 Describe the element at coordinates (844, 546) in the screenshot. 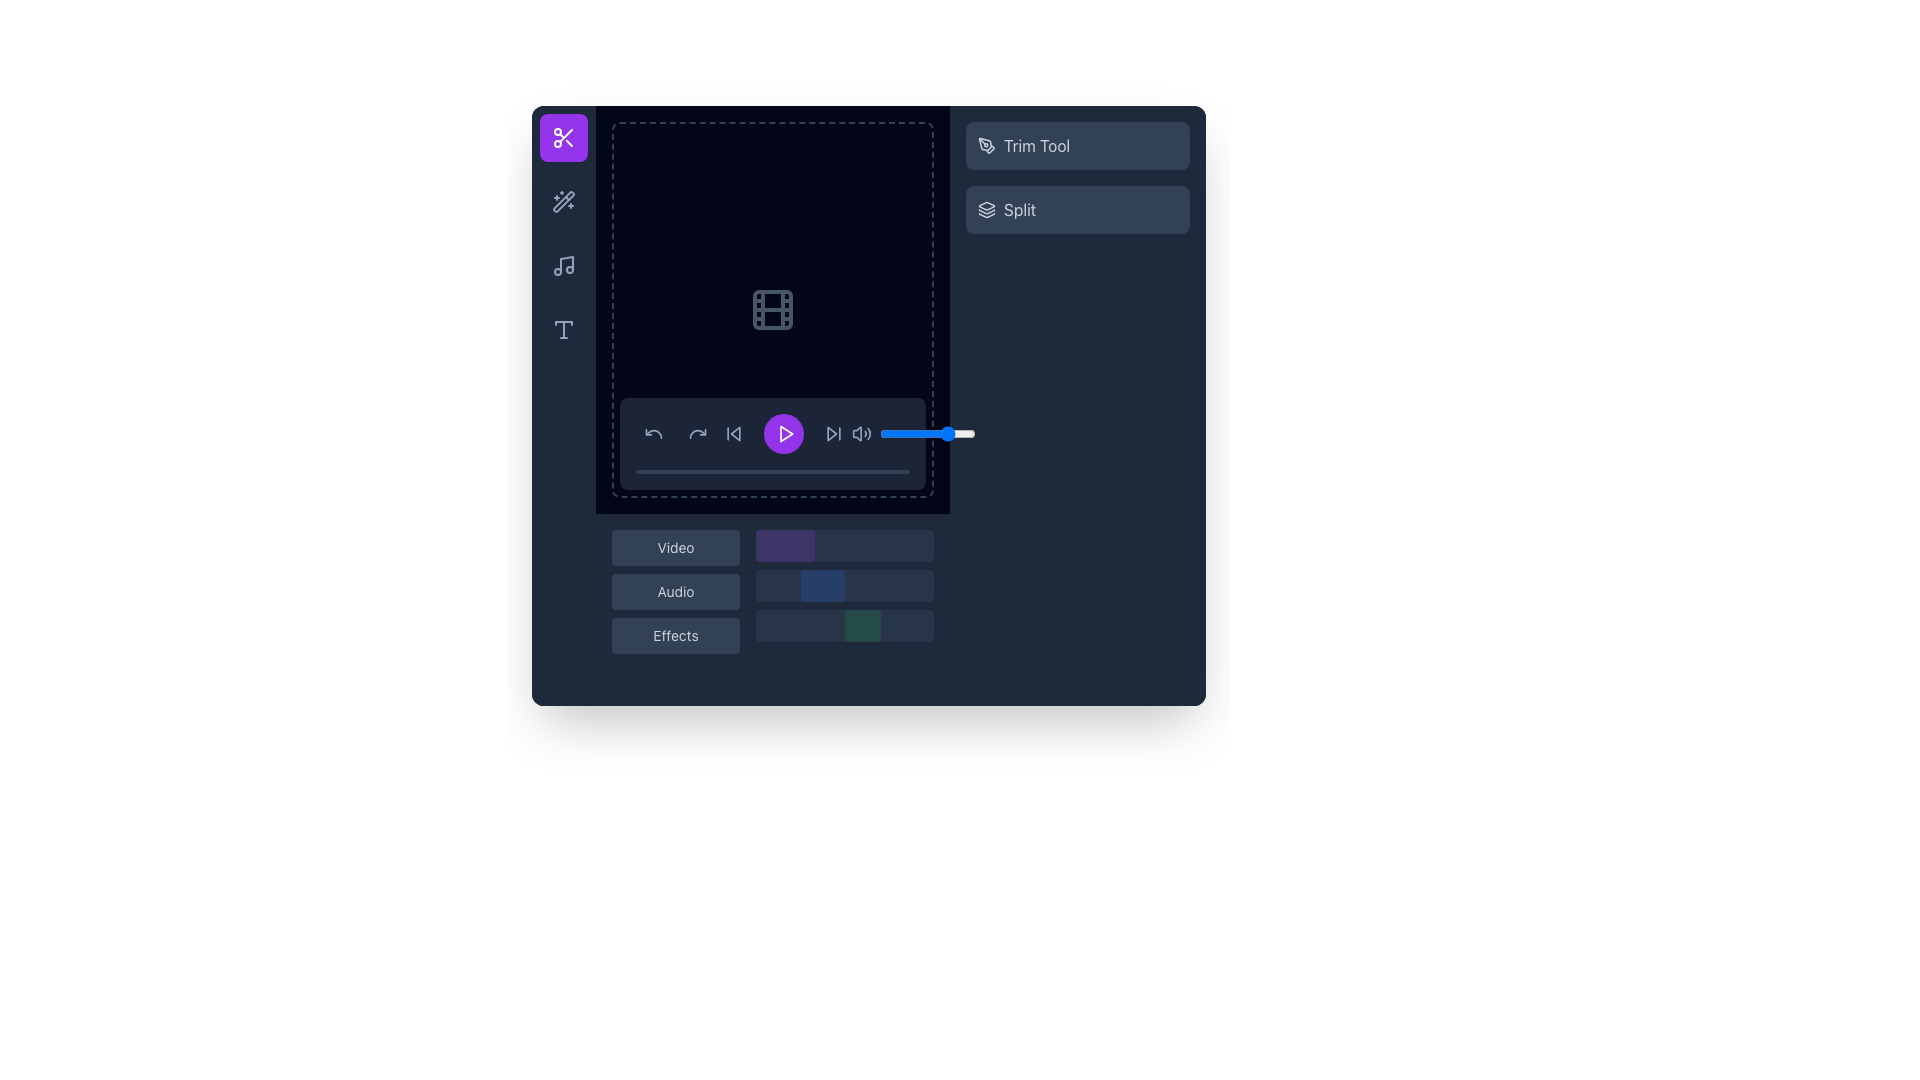

I see `the progress bar or indicator located at the top of a vertical stack of components, centrally aligned below a toolbar interface` at that location.